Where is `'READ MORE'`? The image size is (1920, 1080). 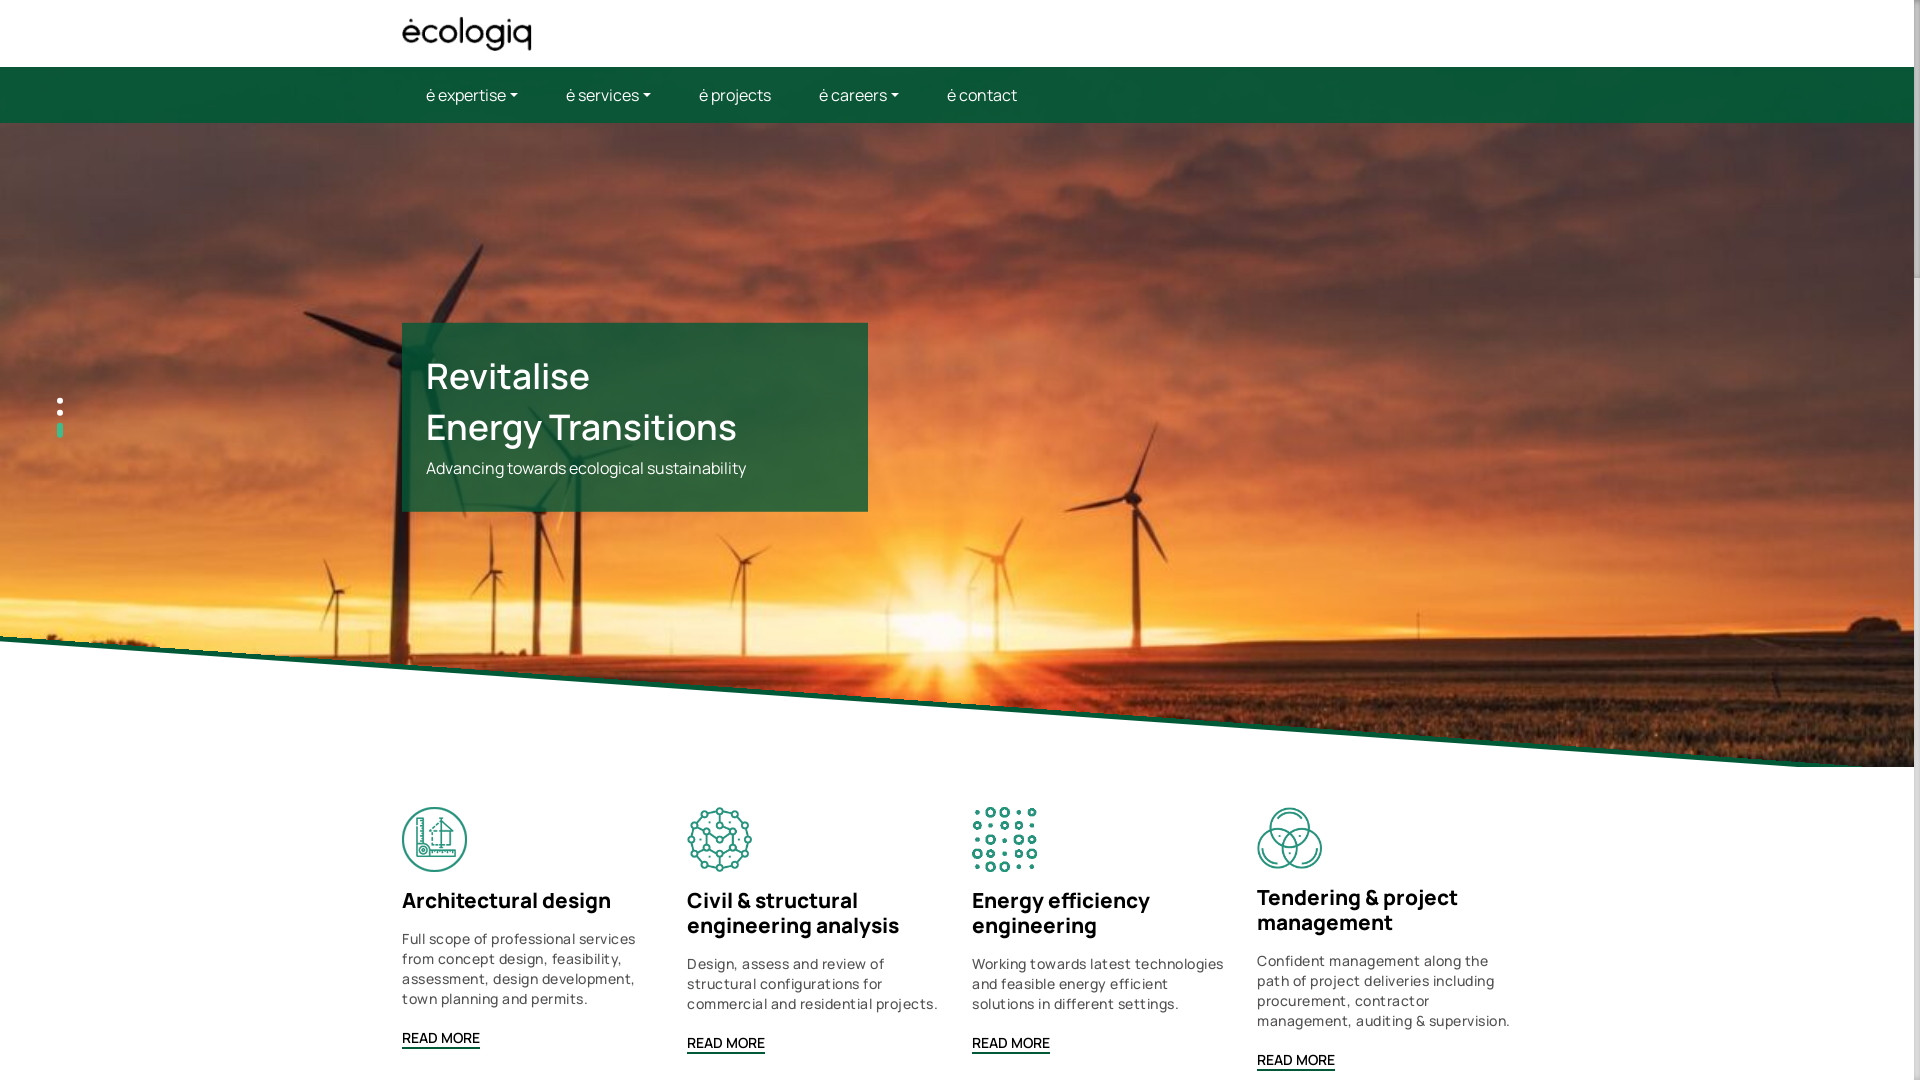
'READ MORE' is located at coordinates (1296, 1059).